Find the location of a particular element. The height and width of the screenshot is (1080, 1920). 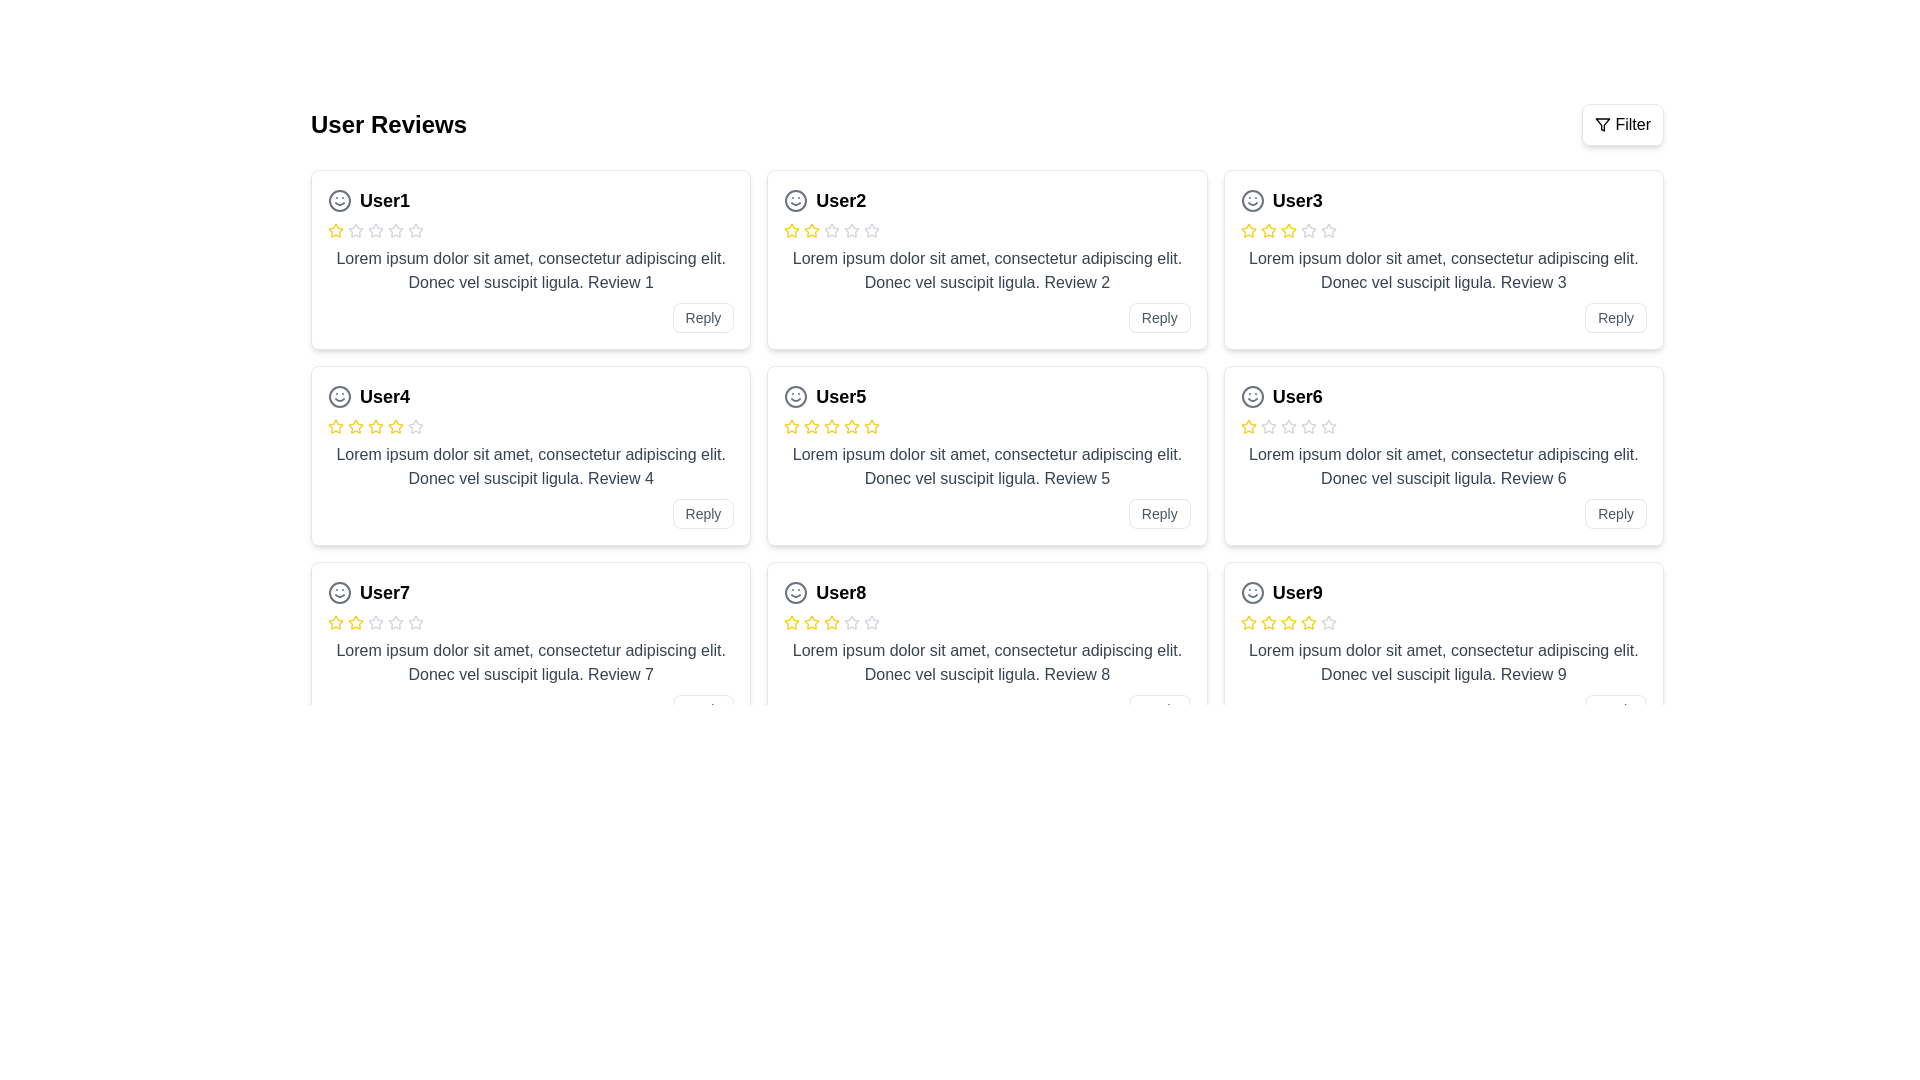

the second star icon in the rating component is located at coordinates (832, 229).